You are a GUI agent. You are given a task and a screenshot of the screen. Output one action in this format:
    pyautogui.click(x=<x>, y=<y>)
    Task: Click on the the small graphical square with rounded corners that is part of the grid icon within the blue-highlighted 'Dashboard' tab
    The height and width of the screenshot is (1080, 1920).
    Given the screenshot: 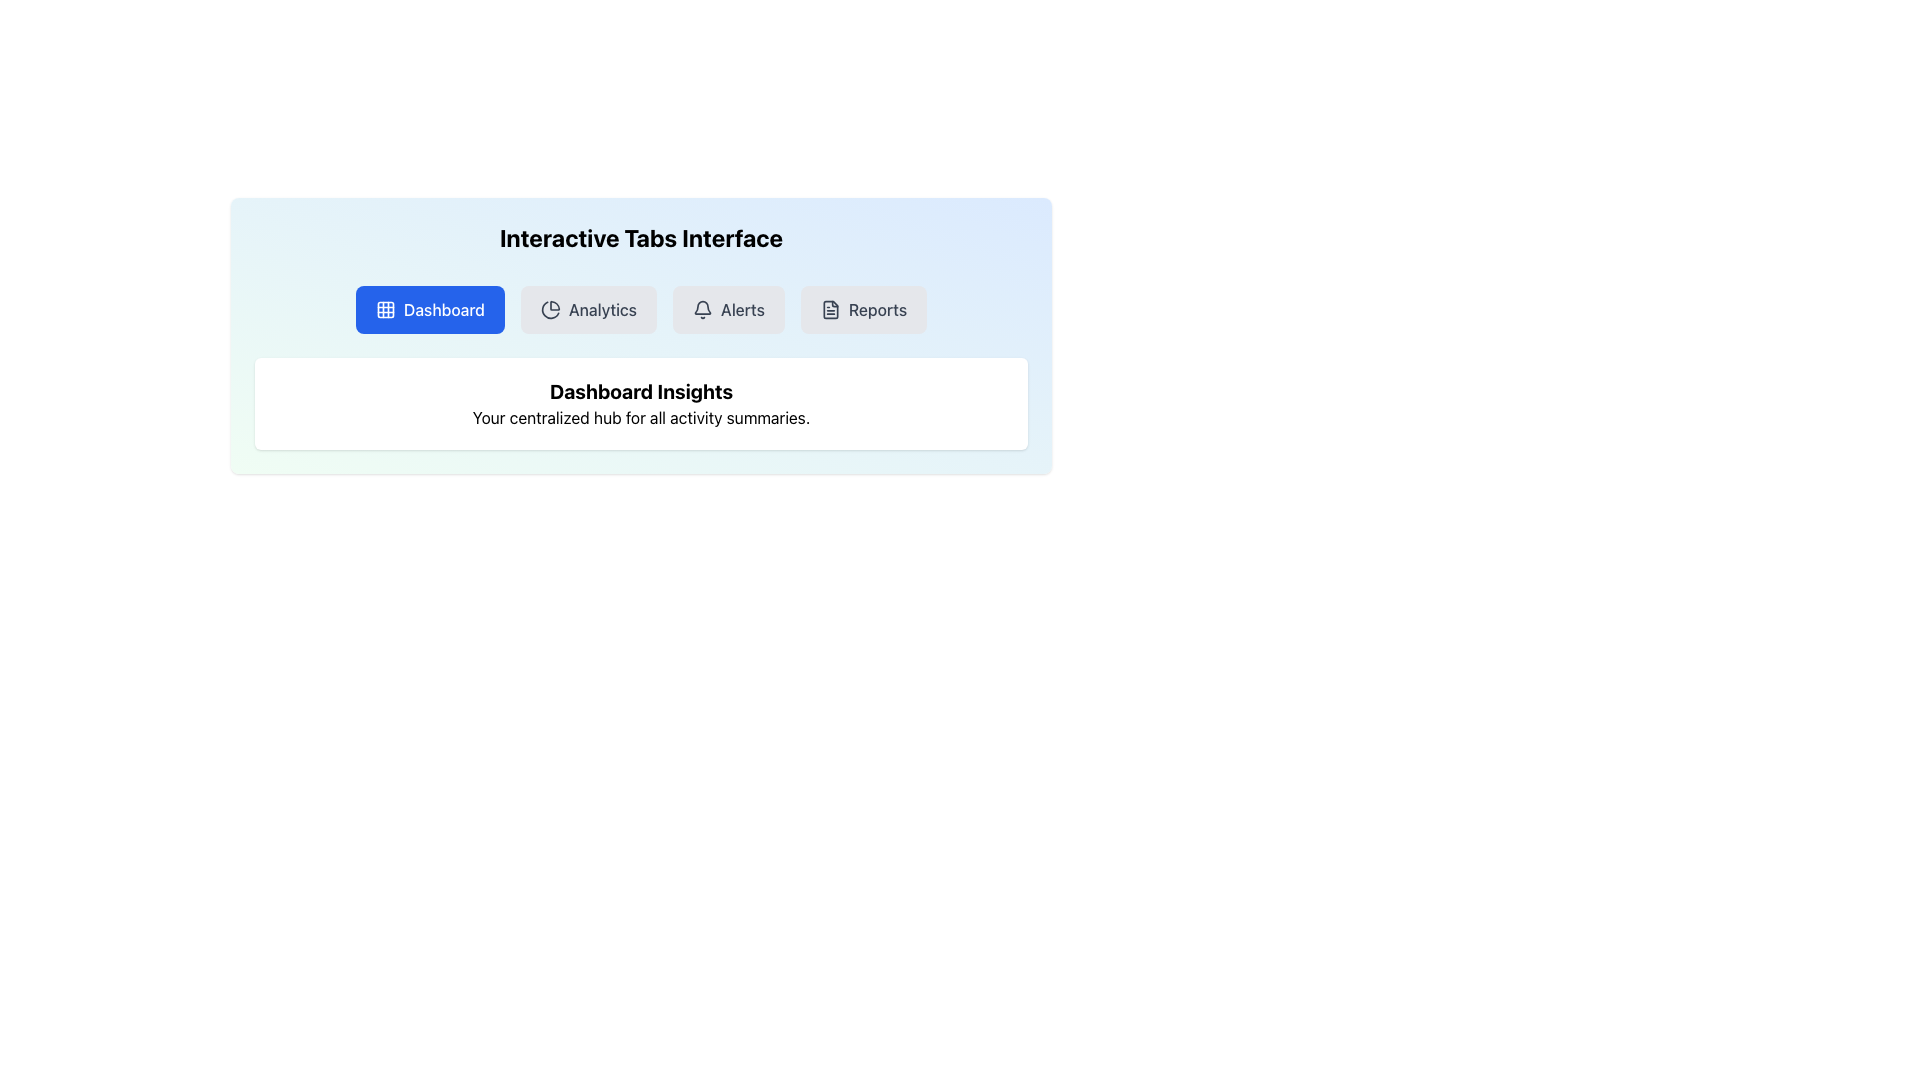 What is the action you would take?
    pyautogui.click(x=385, y=309)
    